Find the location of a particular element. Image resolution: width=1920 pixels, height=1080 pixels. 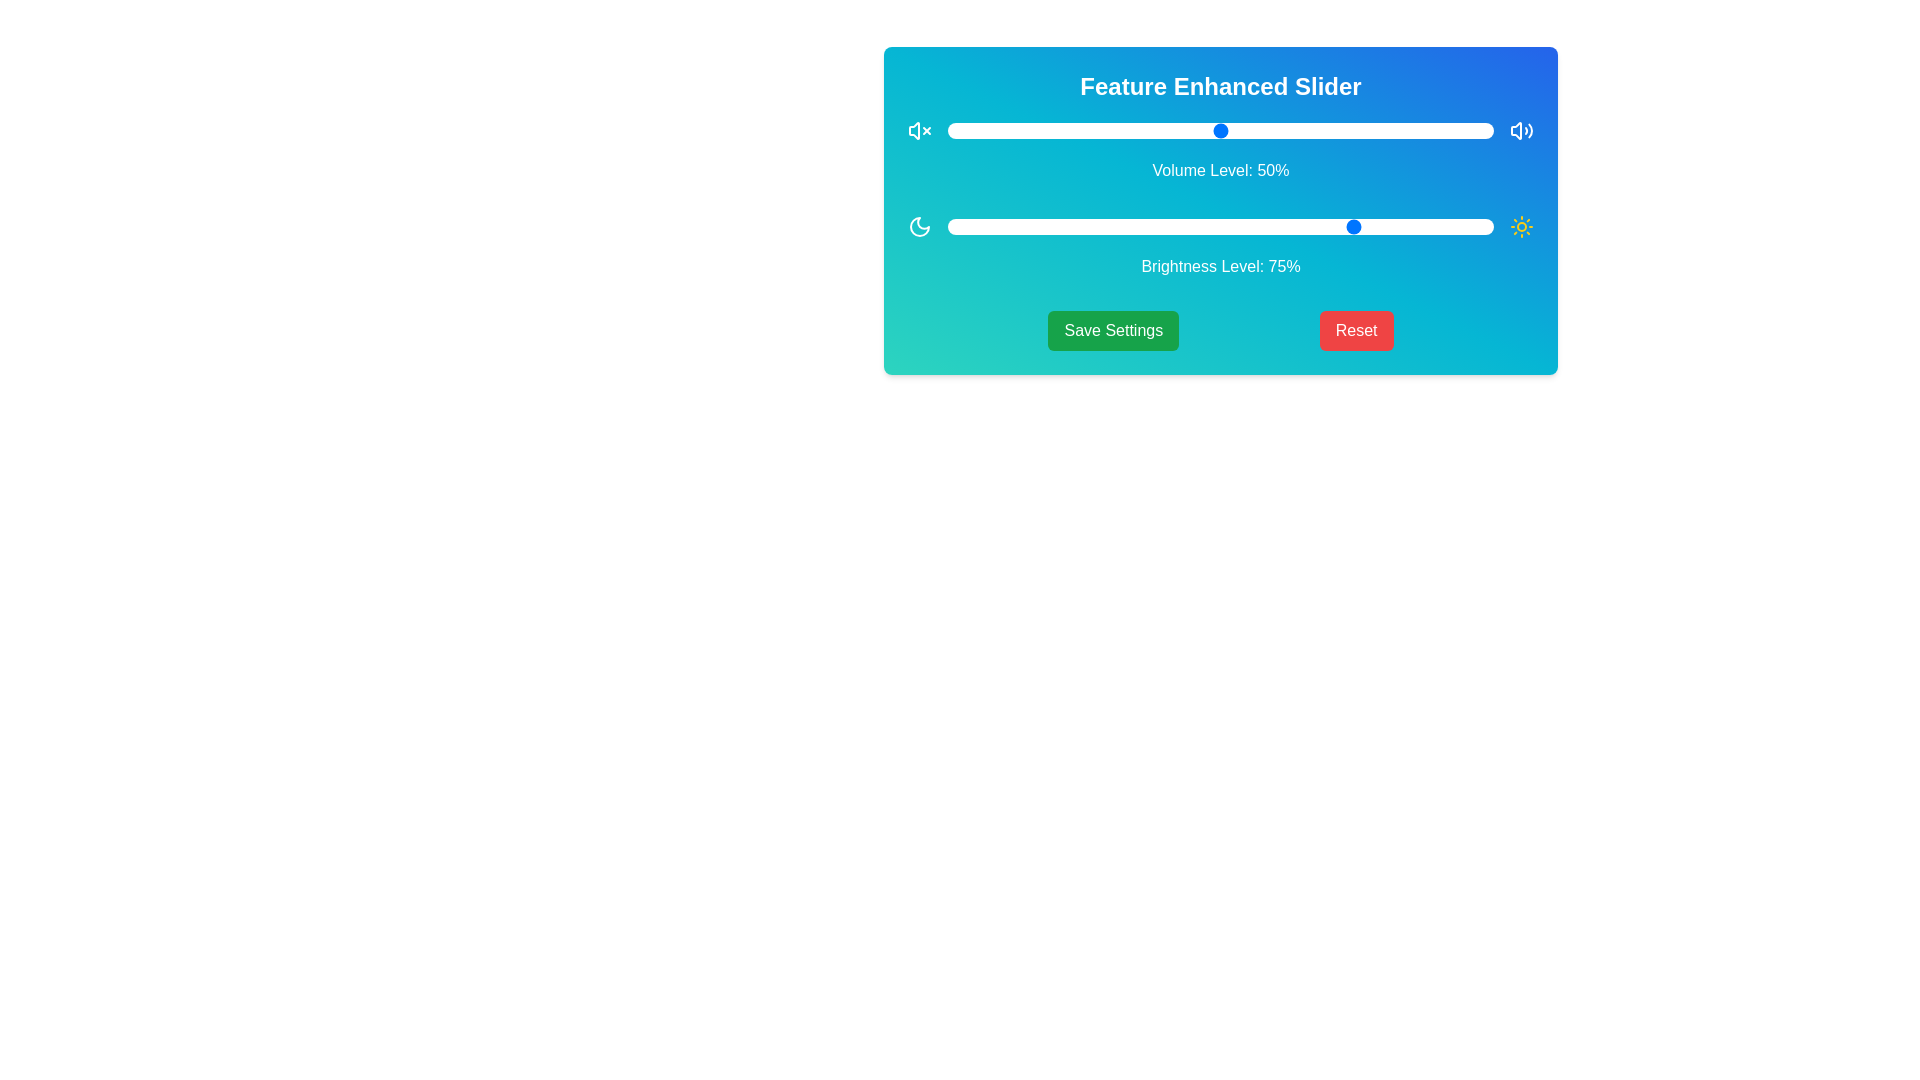

brightness is located at coordinates (1040, 226).